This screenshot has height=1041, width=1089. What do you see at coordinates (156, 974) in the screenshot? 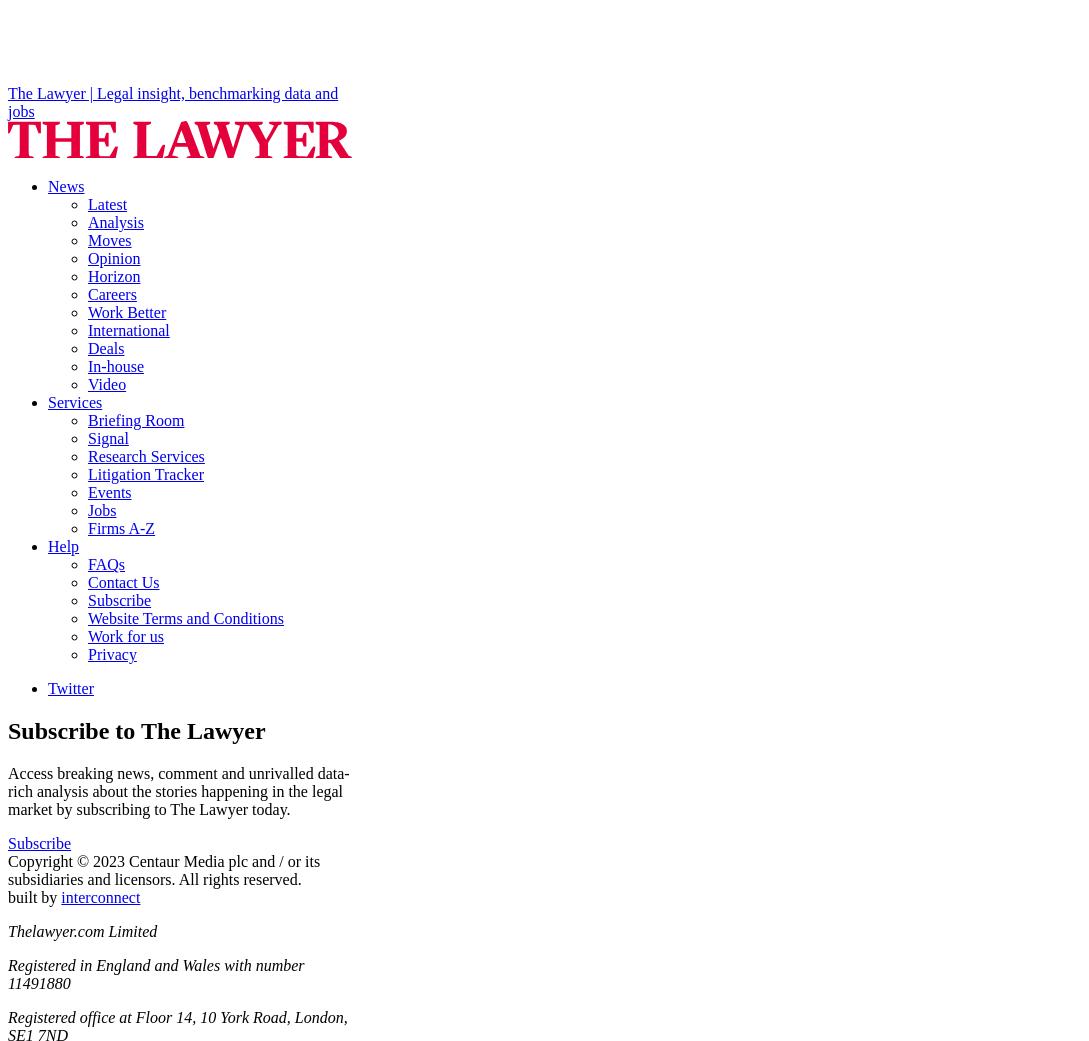
I see `'Registered in England and Wales with number 11491880'` at bounding box center [156, 974].